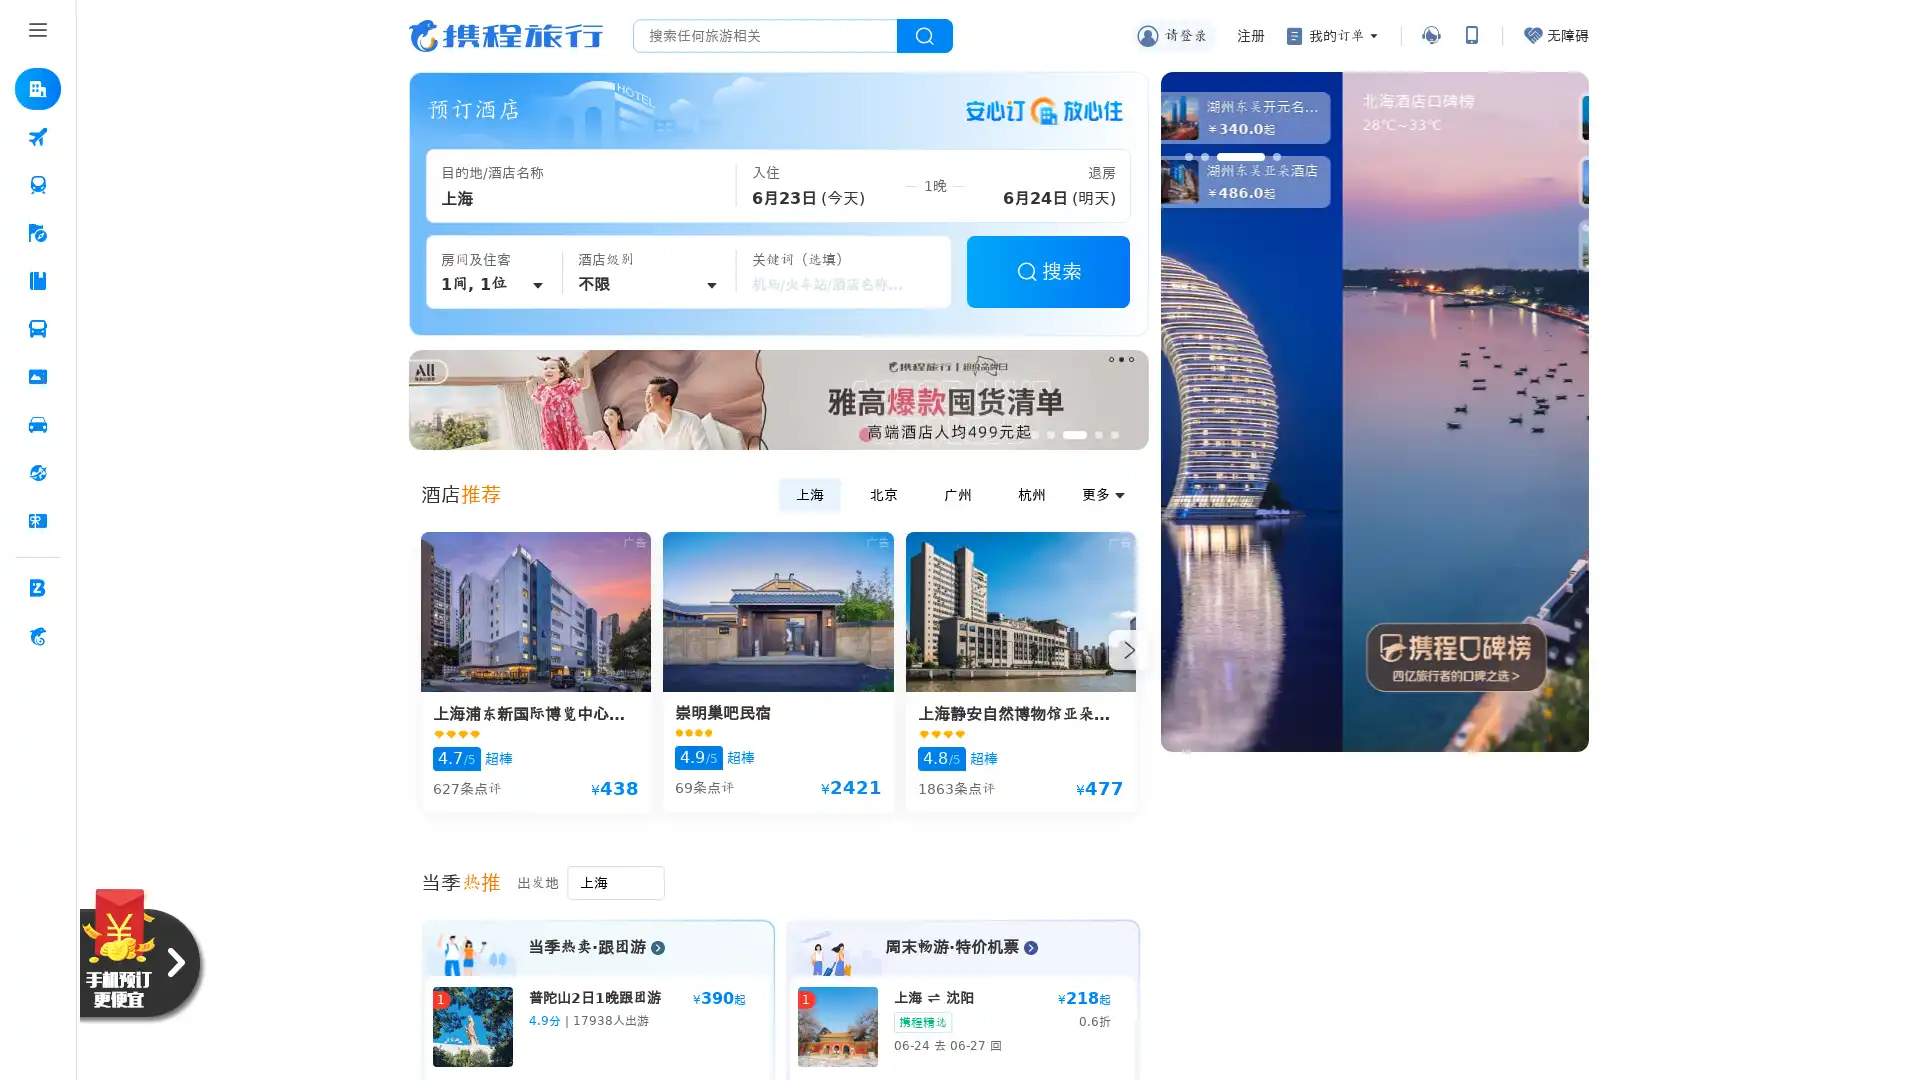 The image size is (1920, 1080). Describe the element at coordinates (1203, 156) in the screenshot. I see `Go to slide 2` at that location.